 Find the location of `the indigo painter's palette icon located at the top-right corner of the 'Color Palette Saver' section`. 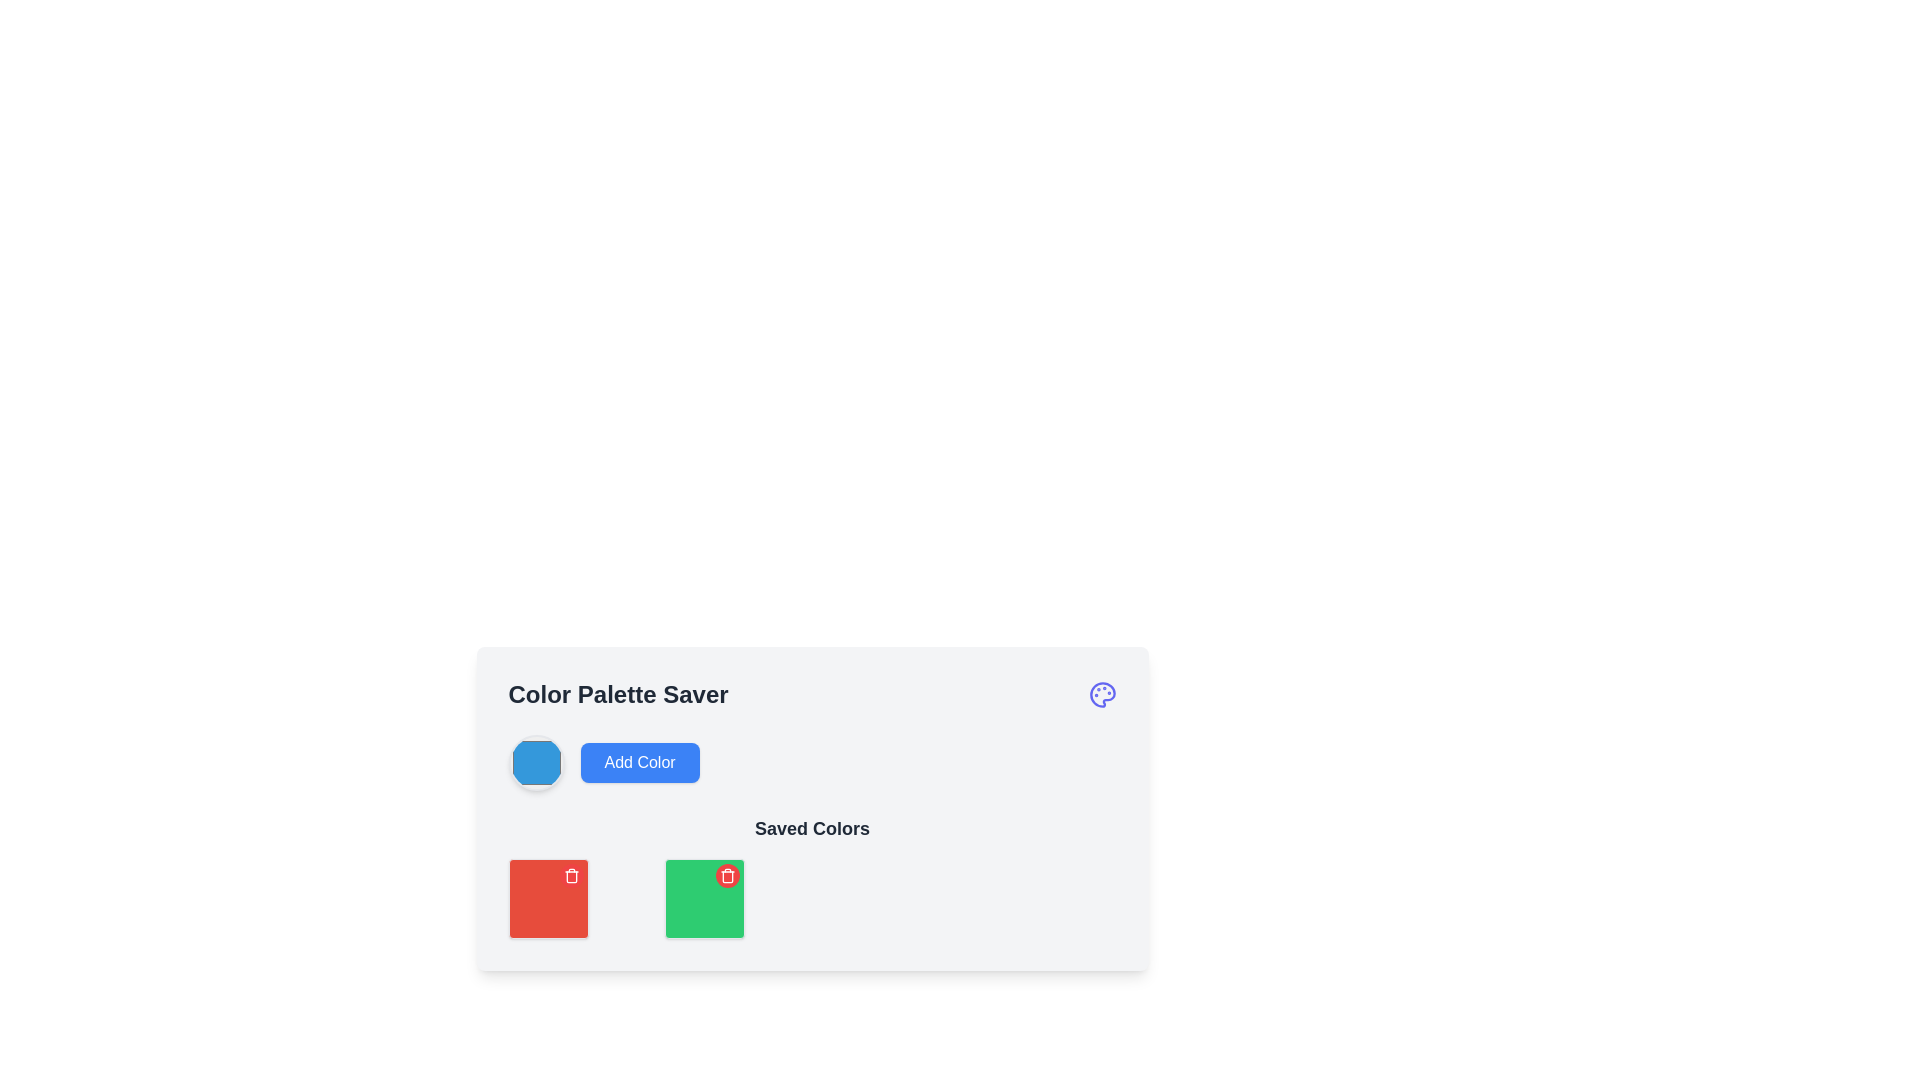

the indigo painter's palette icon located at the top-right corner of the 'Color Palette Saver' section is located at coordinates (1101, 693).